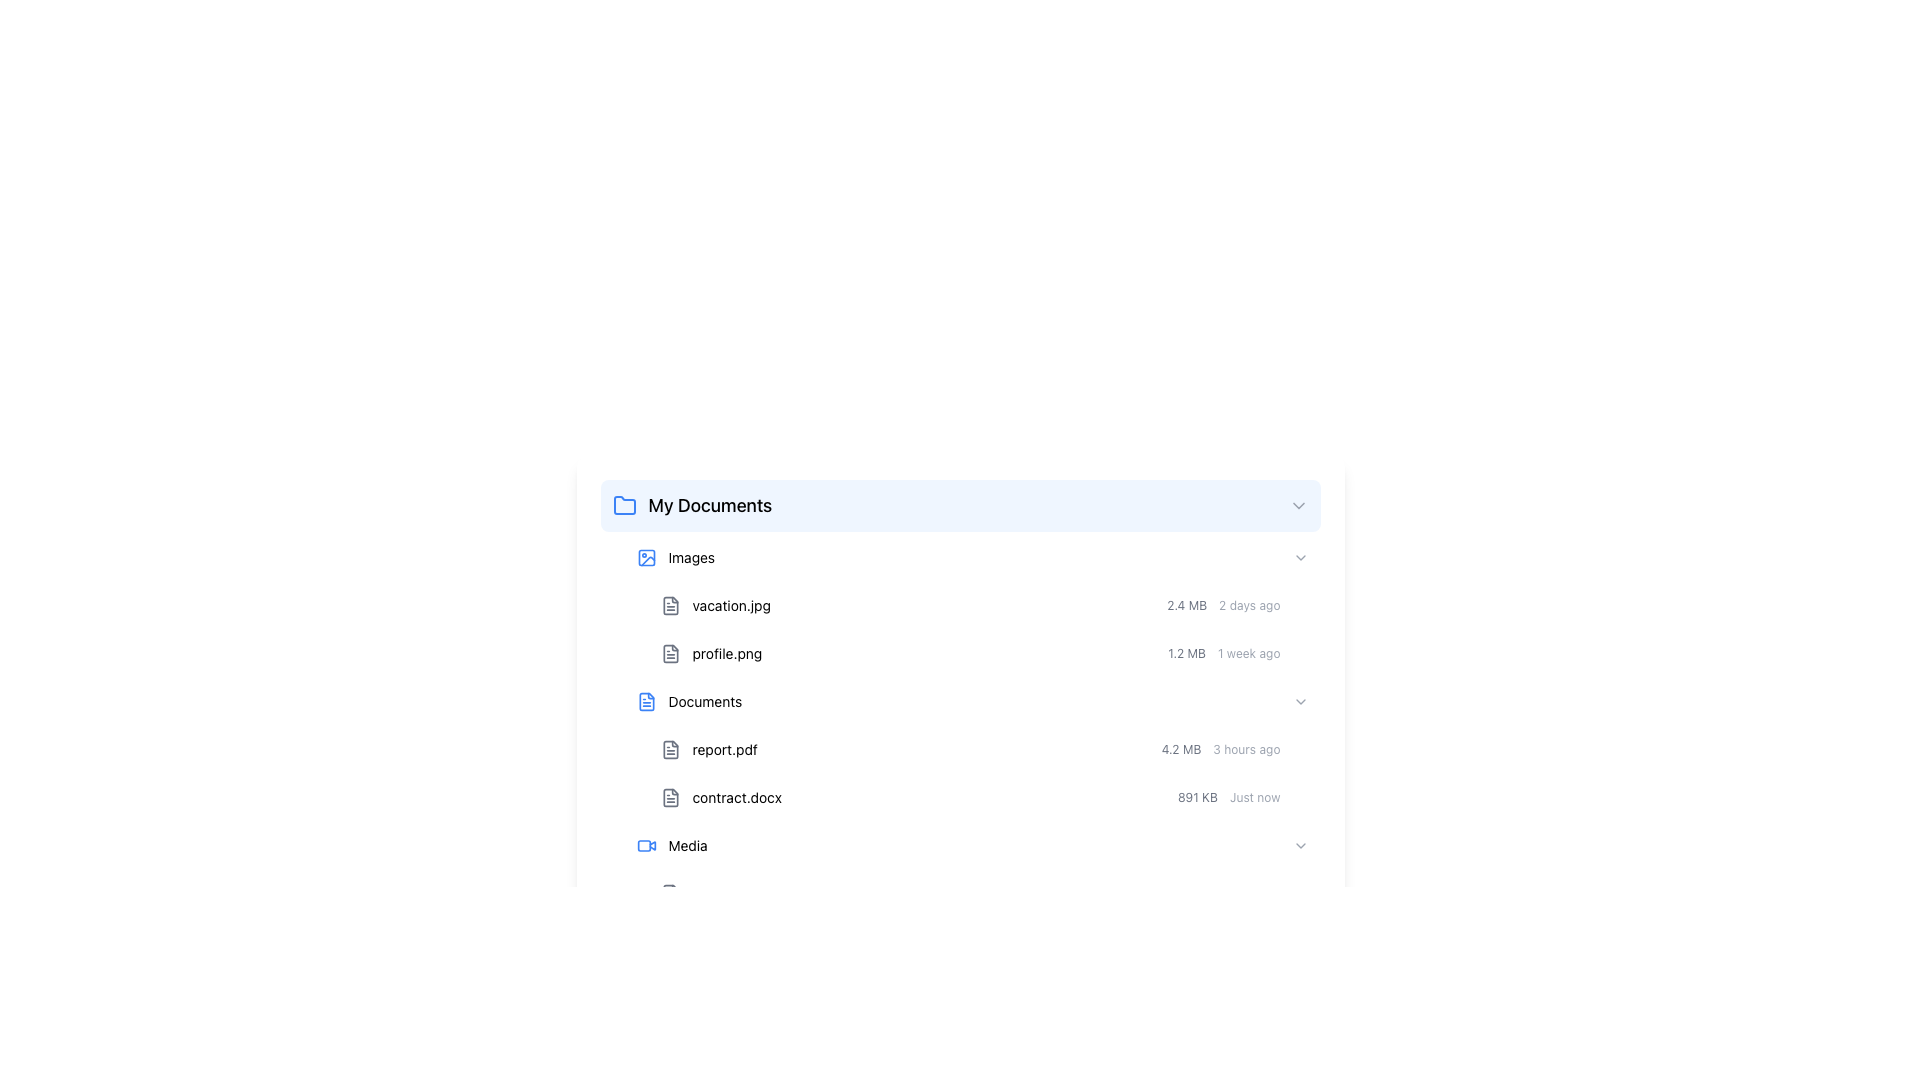 The width and height of the screenshot is (1920, 1080). What do you see at coordinates (670, 749) in the screenshot?
I see `the document file icon representing 'report.pdf' in the 'Documents' section of the file explorer interface` at bounding box center [670, 749].